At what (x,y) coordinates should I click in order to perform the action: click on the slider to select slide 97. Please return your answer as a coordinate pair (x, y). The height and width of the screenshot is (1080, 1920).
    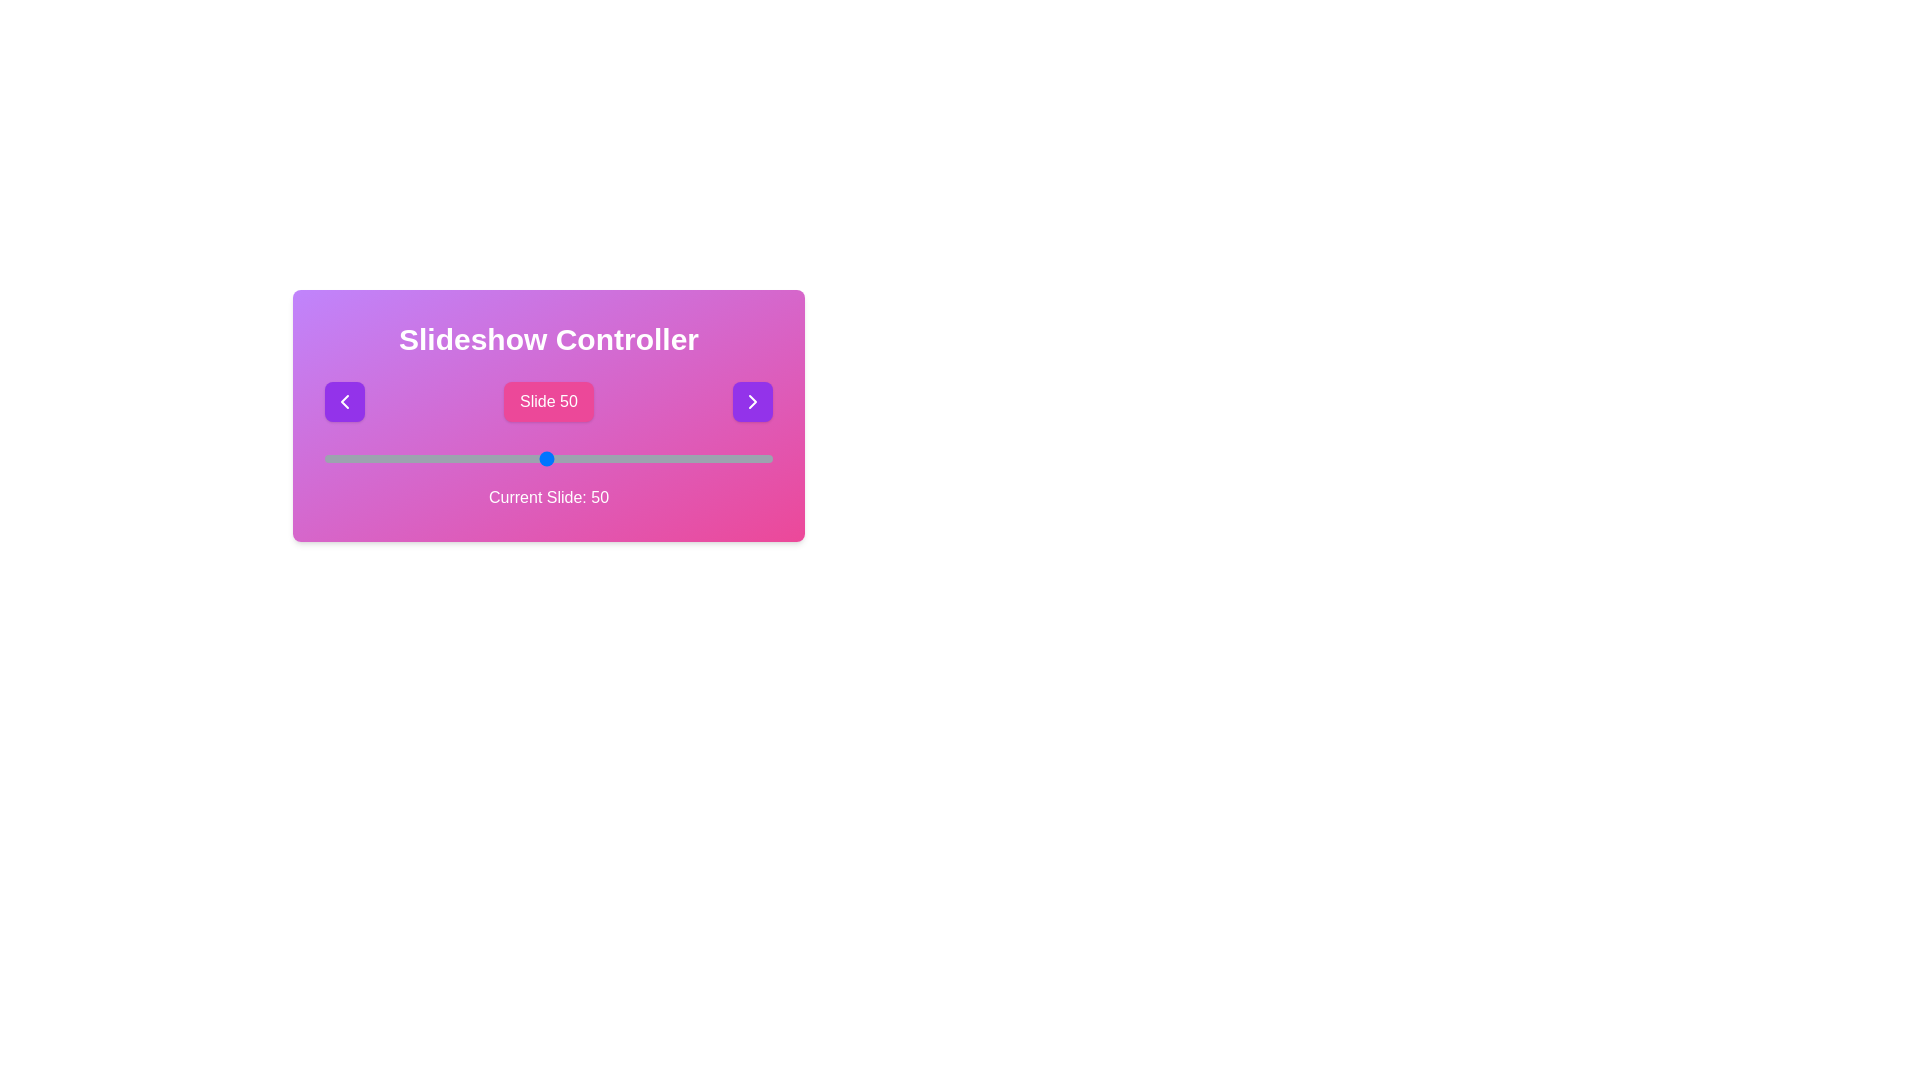
    Looking at the image, I should click on (758, 459).